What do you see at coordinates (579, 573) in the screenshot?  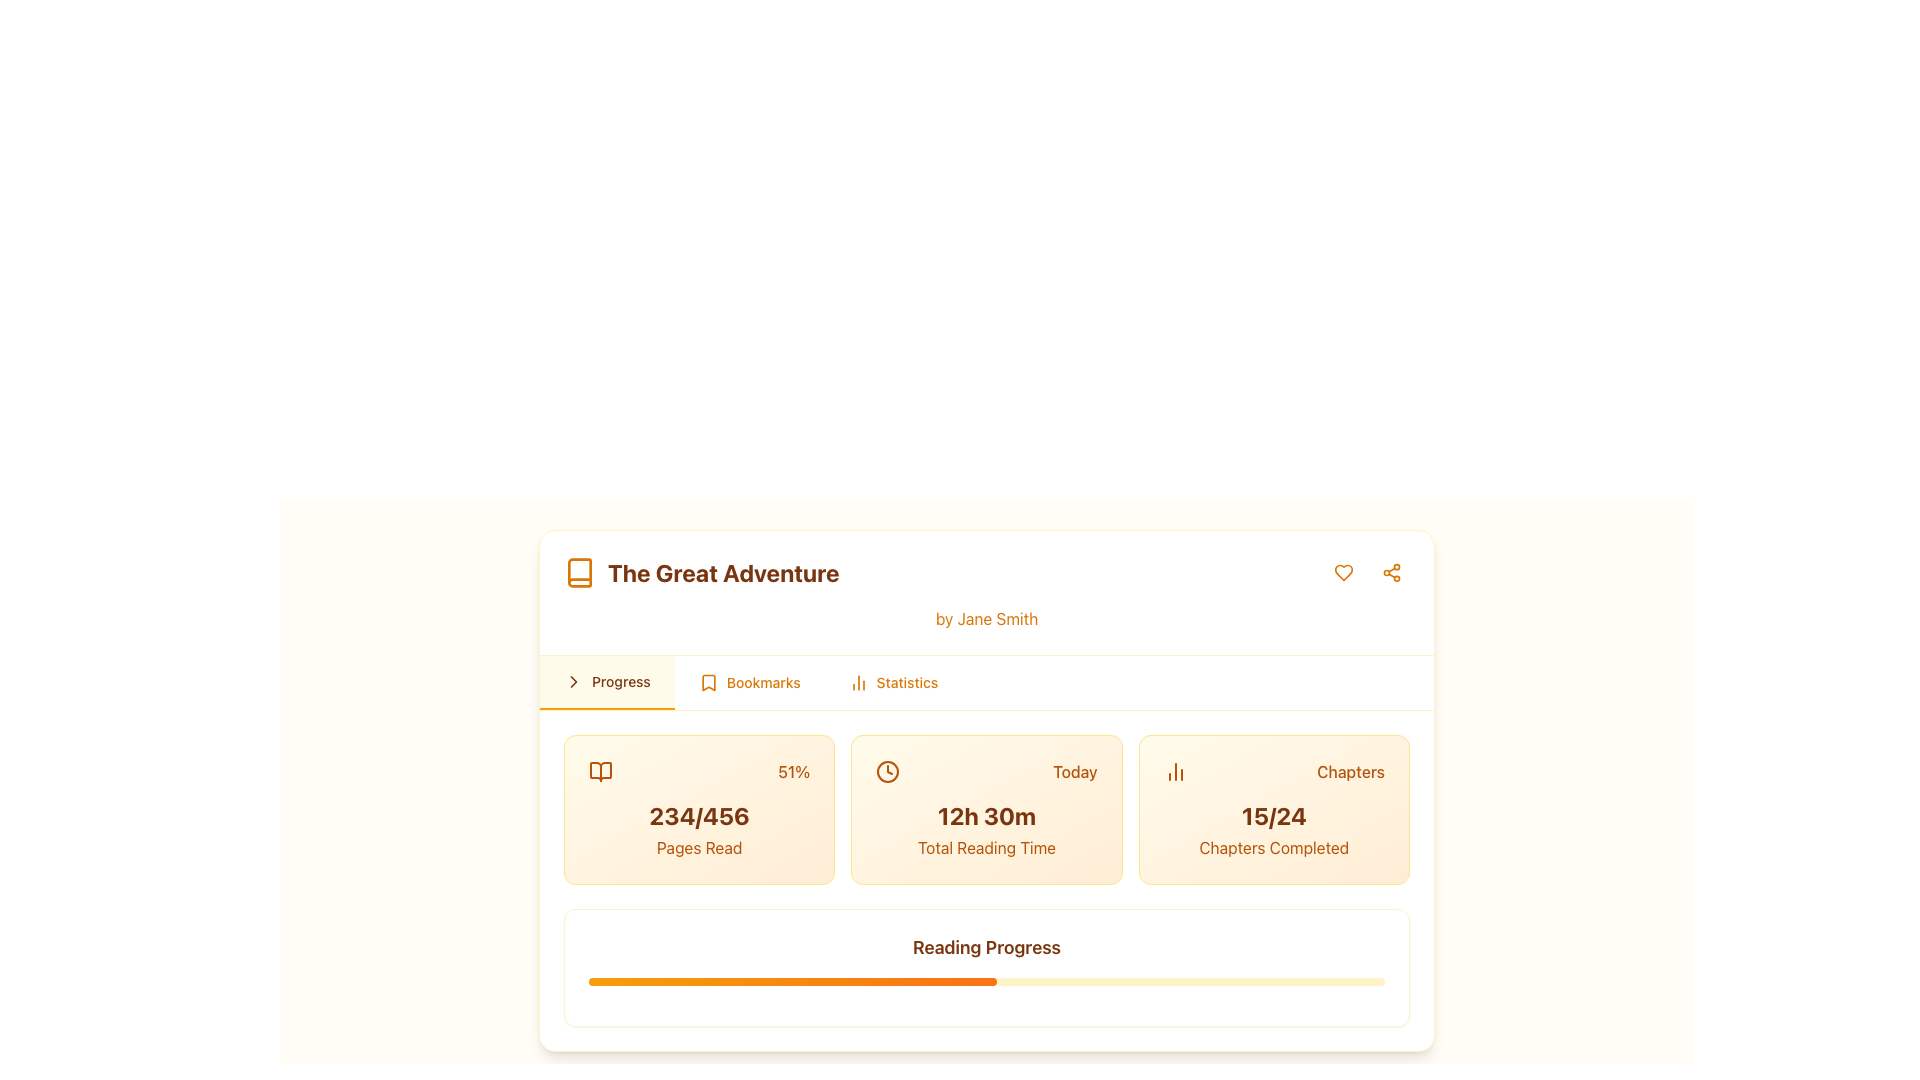 I see `the decorative book icon located in the app's header, adjacent to the left of the title 'The Great Adventure'` at bounding box center [579, 573].